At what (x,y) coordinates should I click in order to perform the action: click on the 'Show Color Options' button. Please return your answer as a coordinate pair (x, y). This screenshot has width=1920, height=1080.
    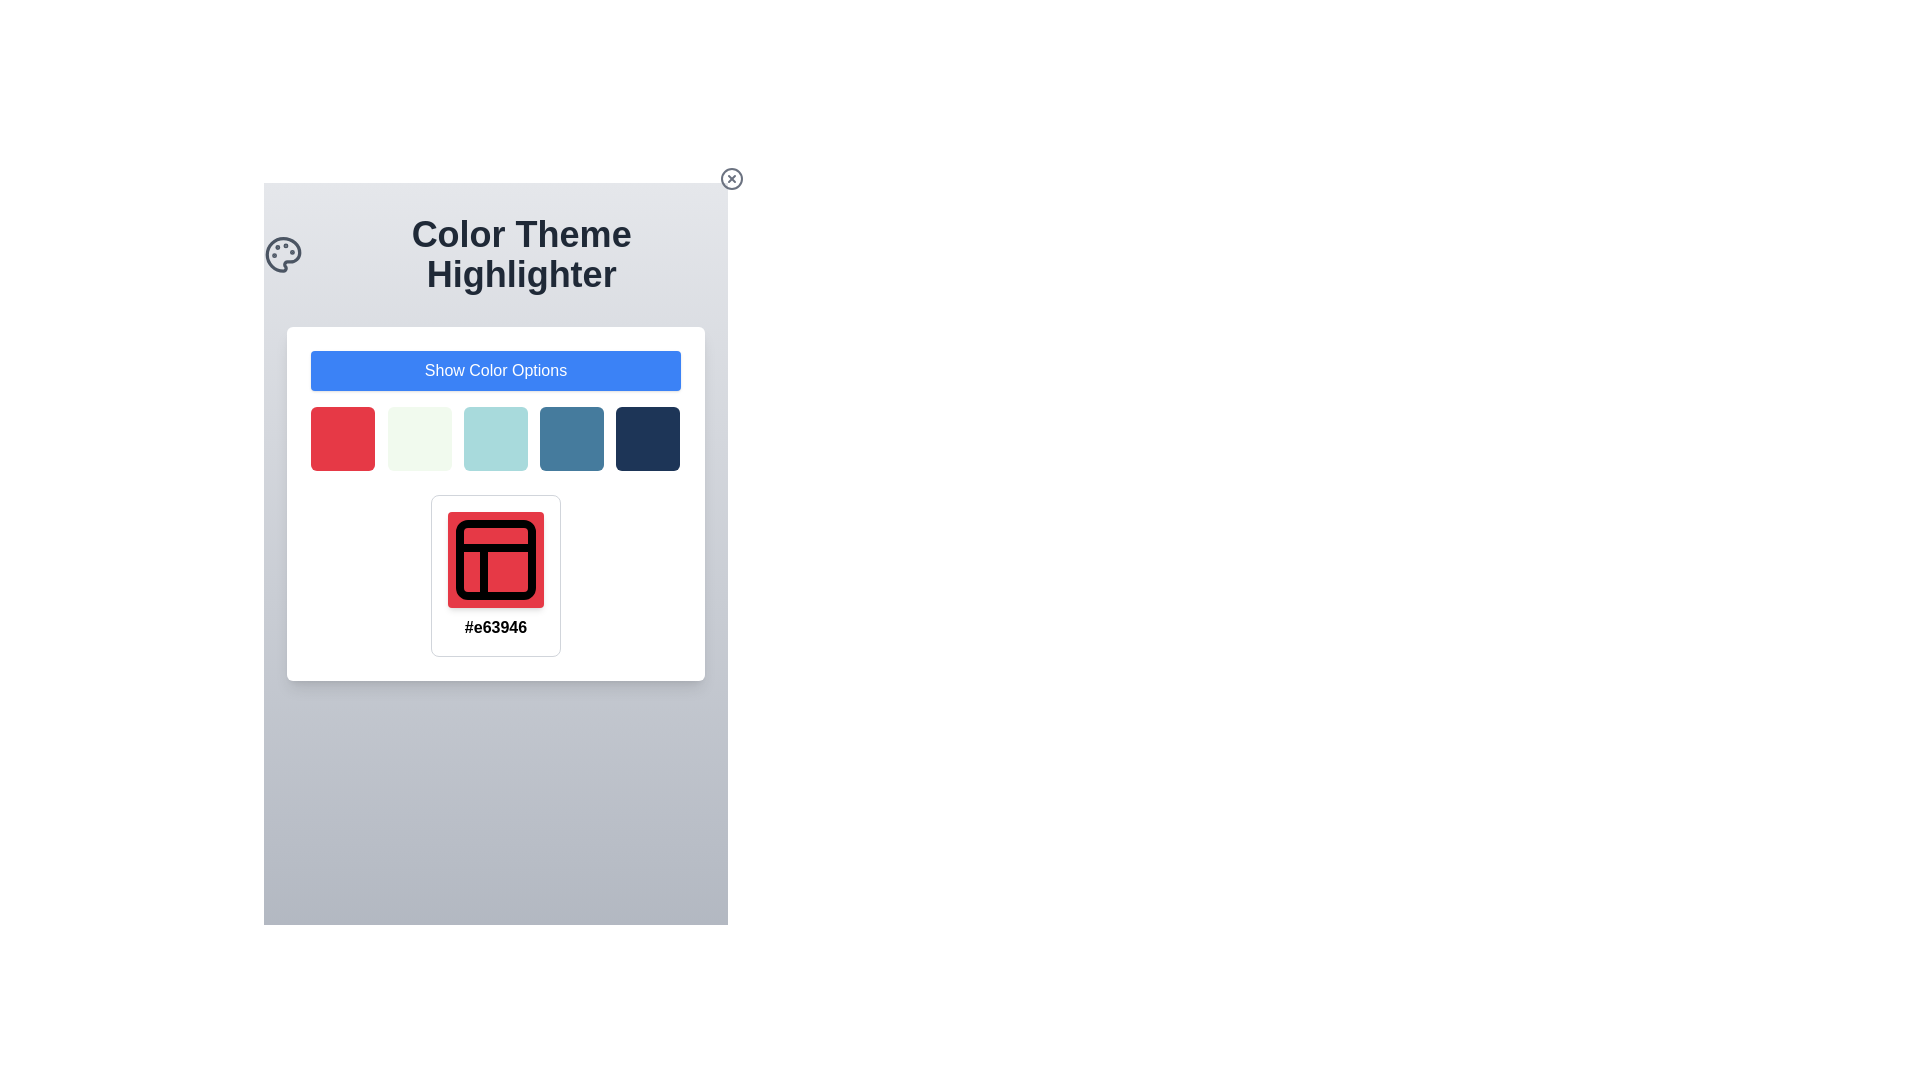
    Looking at the image, I should click on (495, 370).